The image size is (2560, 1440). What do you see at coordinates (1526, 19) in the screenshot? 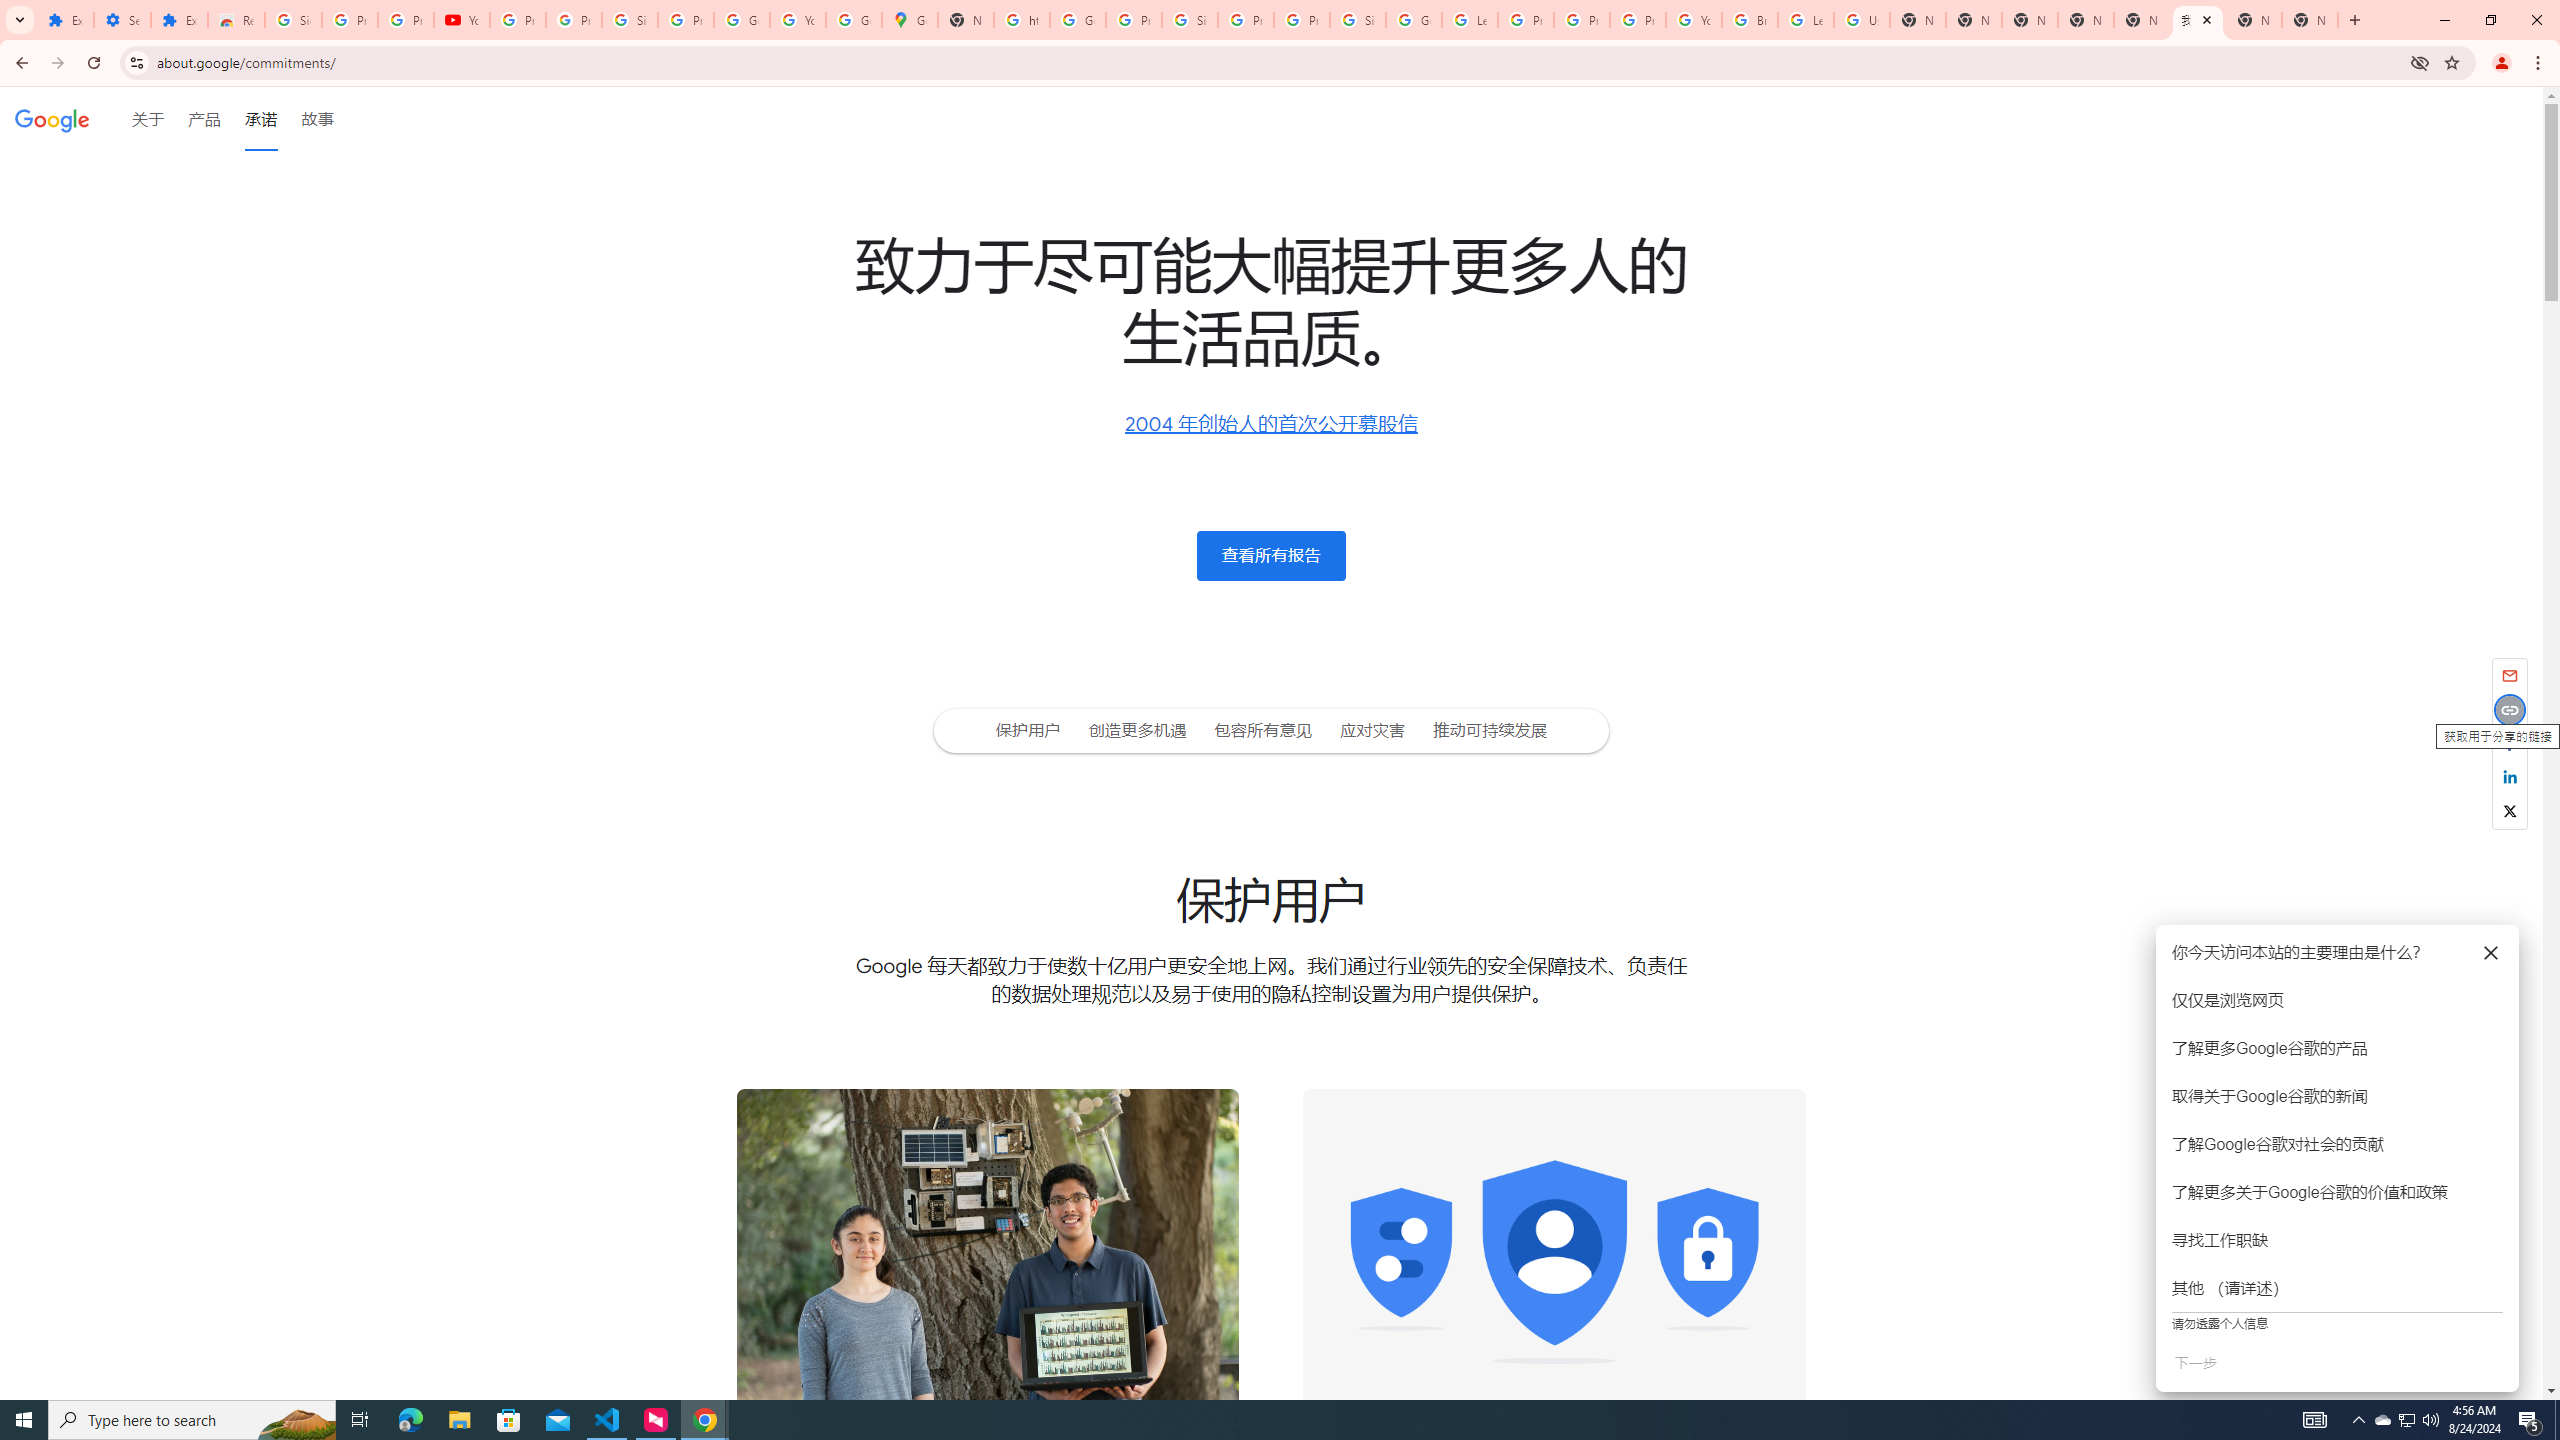
I see `'Privacy Help Center - Policies Help'` at bounding box center [1526, 19].